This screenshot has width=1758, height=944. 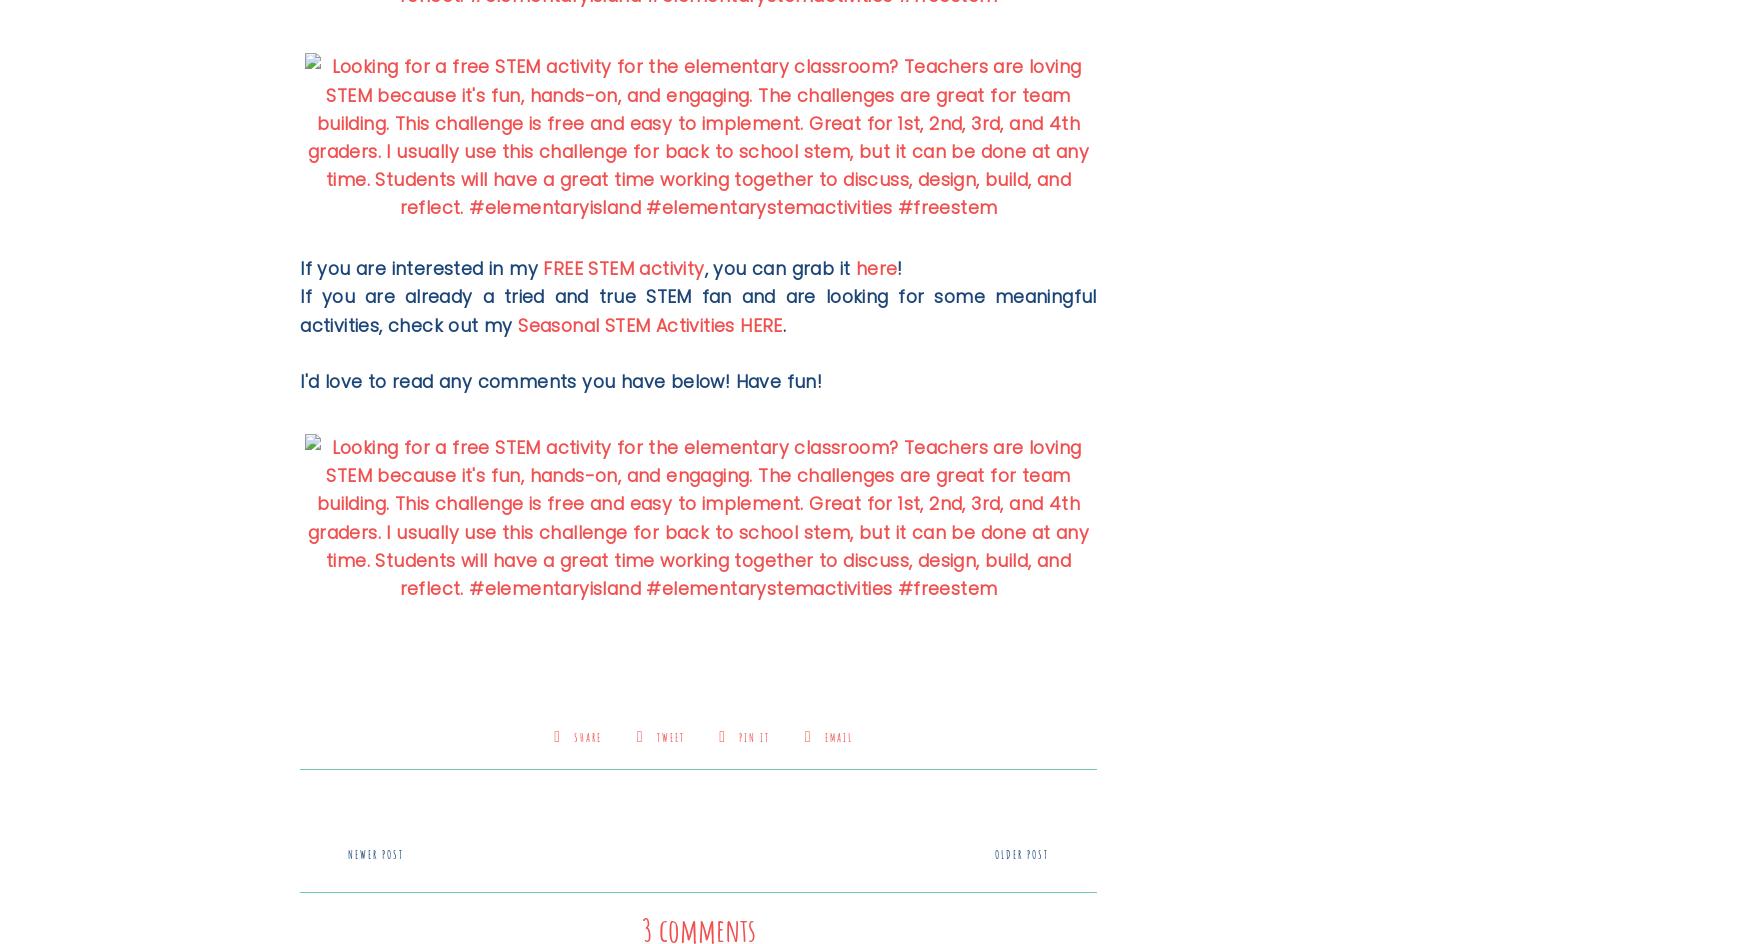 I want to click on 'FREE STEM activity', so click(x=623, y=269).